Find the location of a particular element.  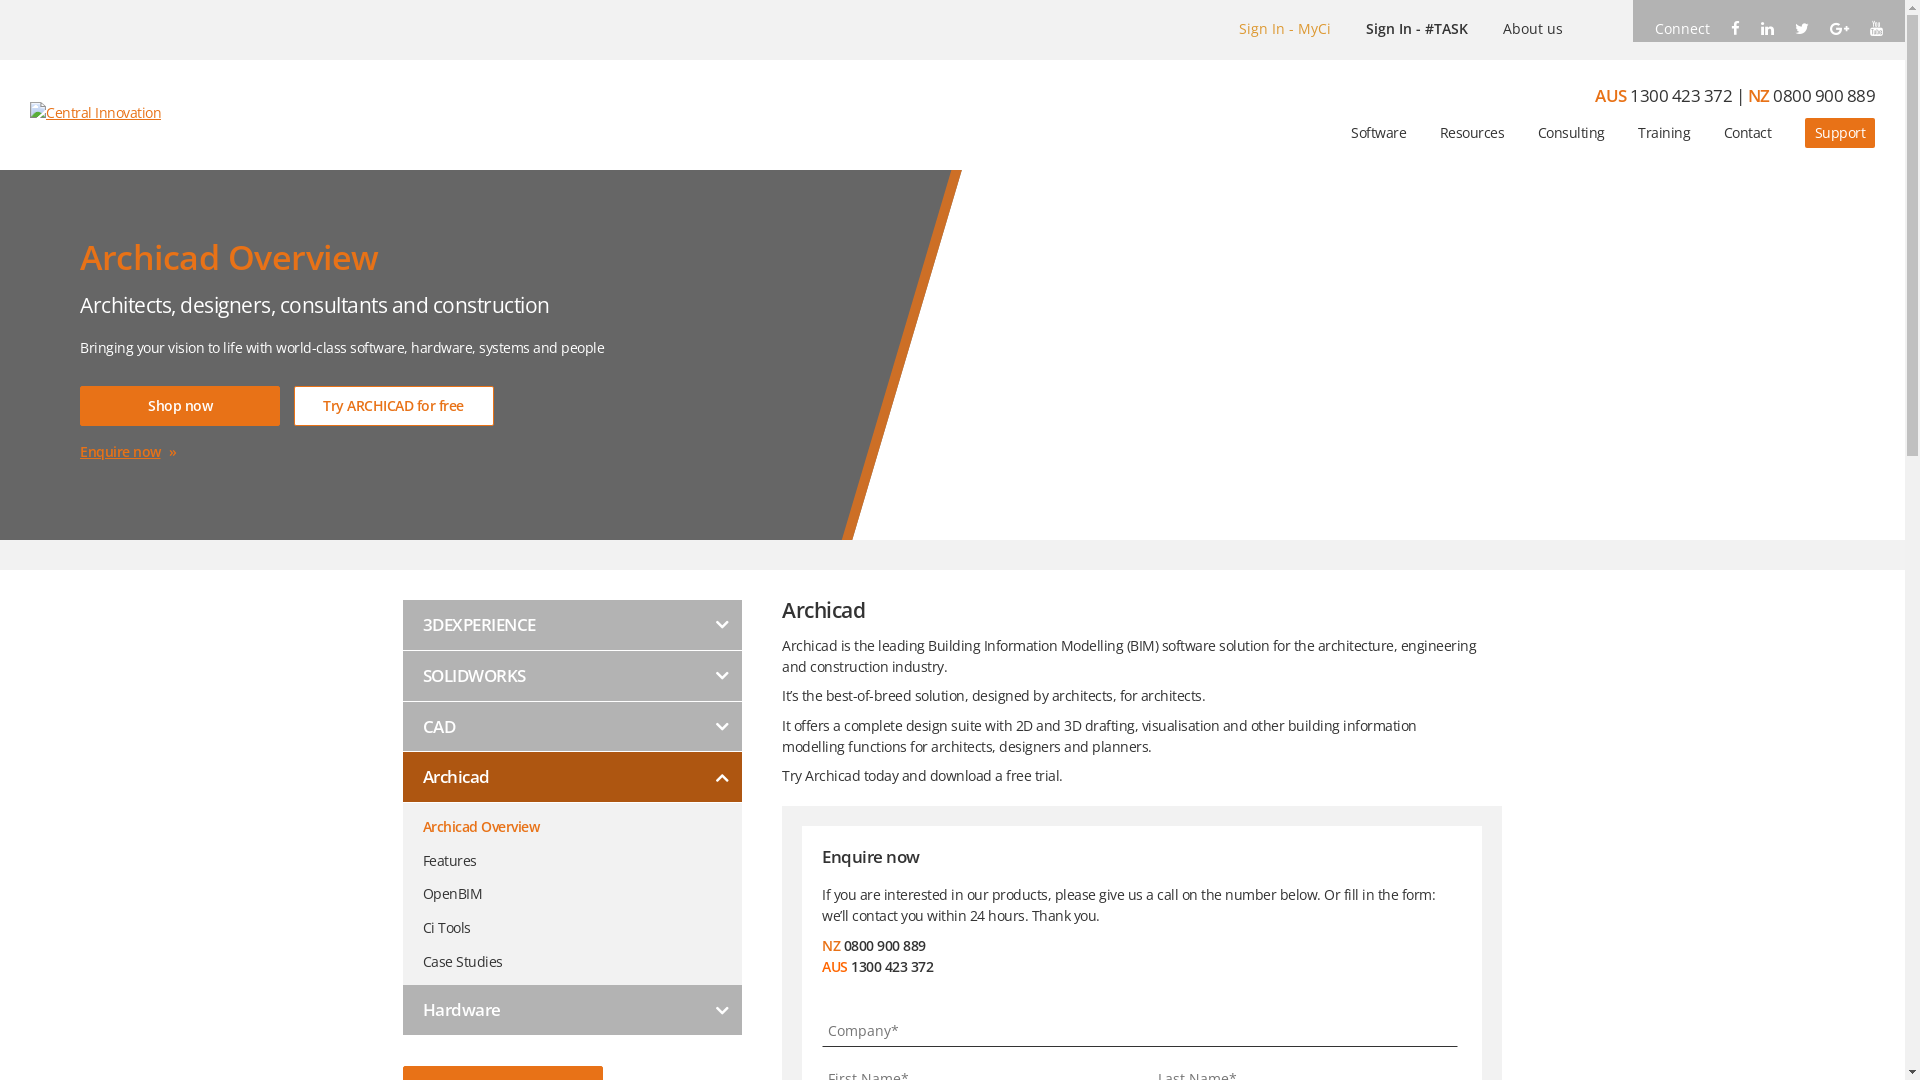

'Resources' is located at coordinates (1440, 132).